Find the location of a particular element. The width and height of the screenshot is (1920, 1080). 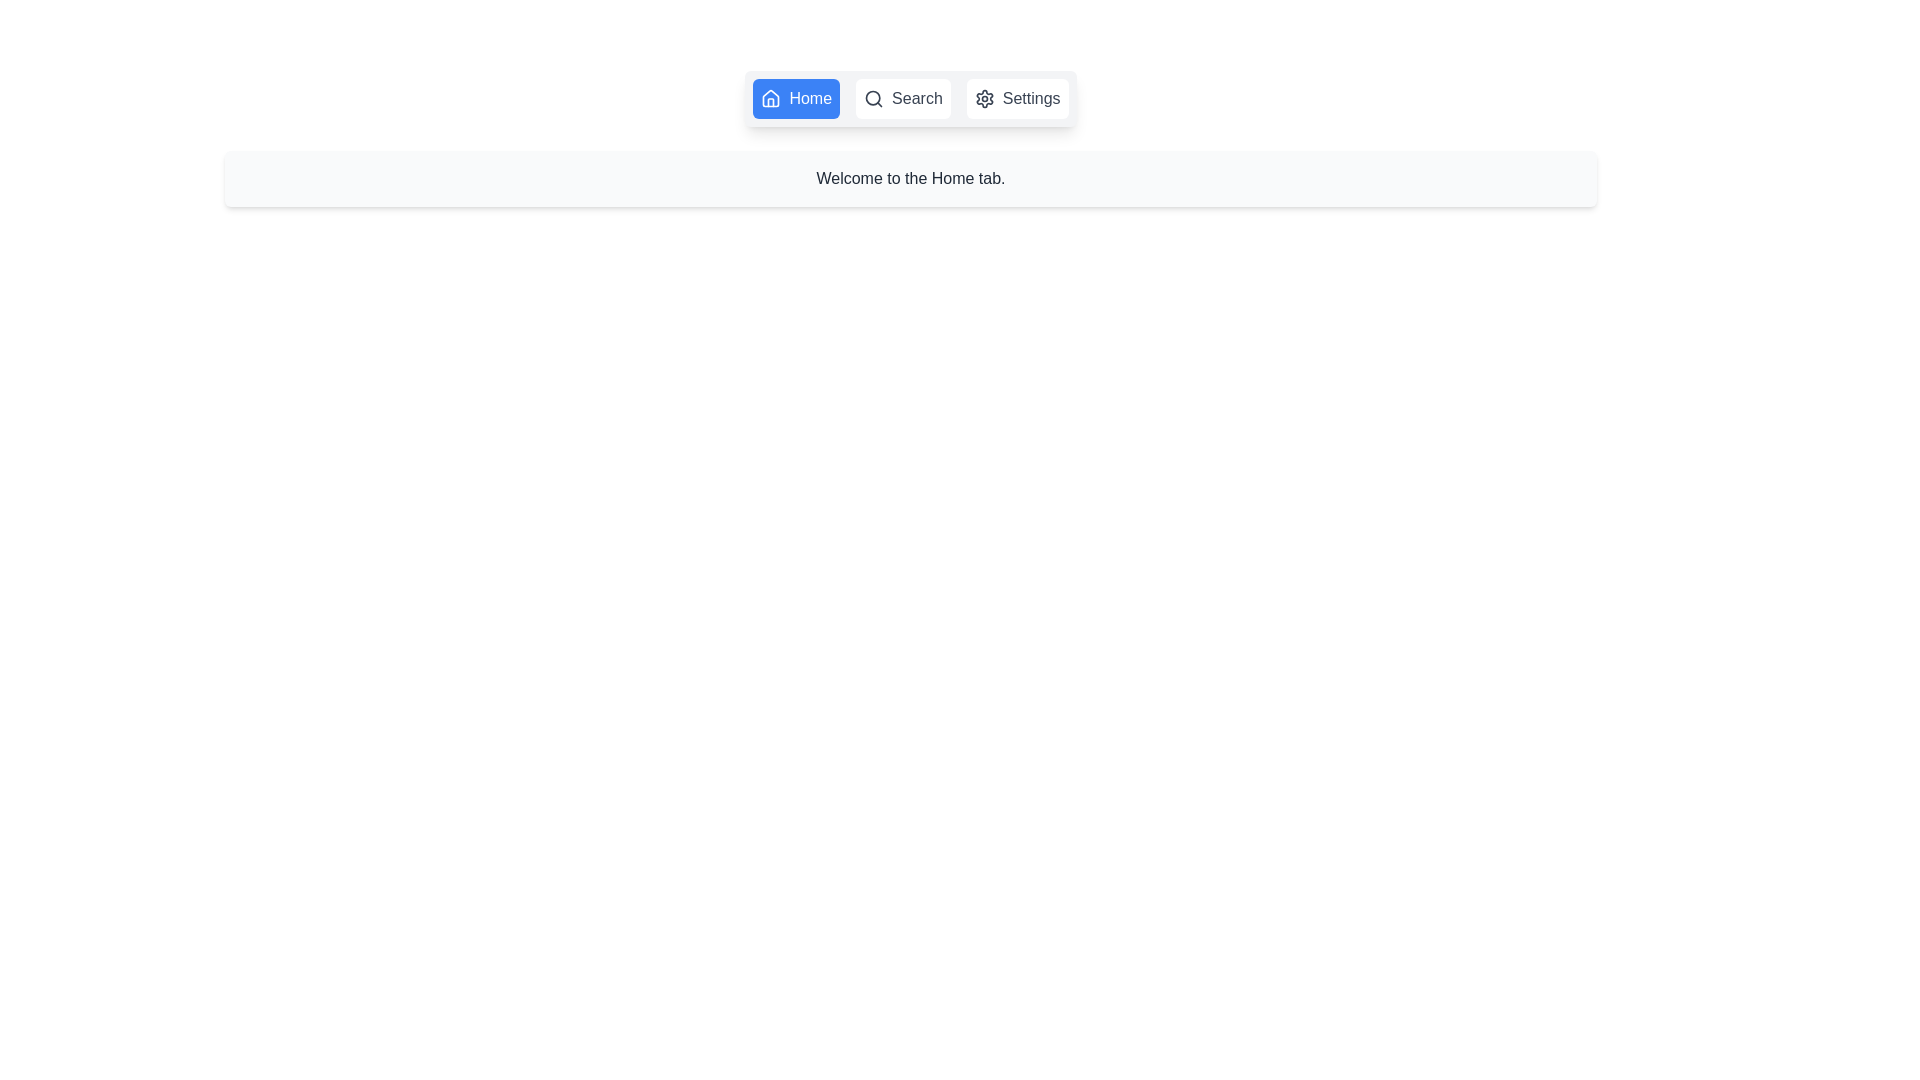

the 'Settings' button, which is the third button in the group of buttons including 'Home', 'Search', and 'Settings' is located at coordinates (1017, 99).